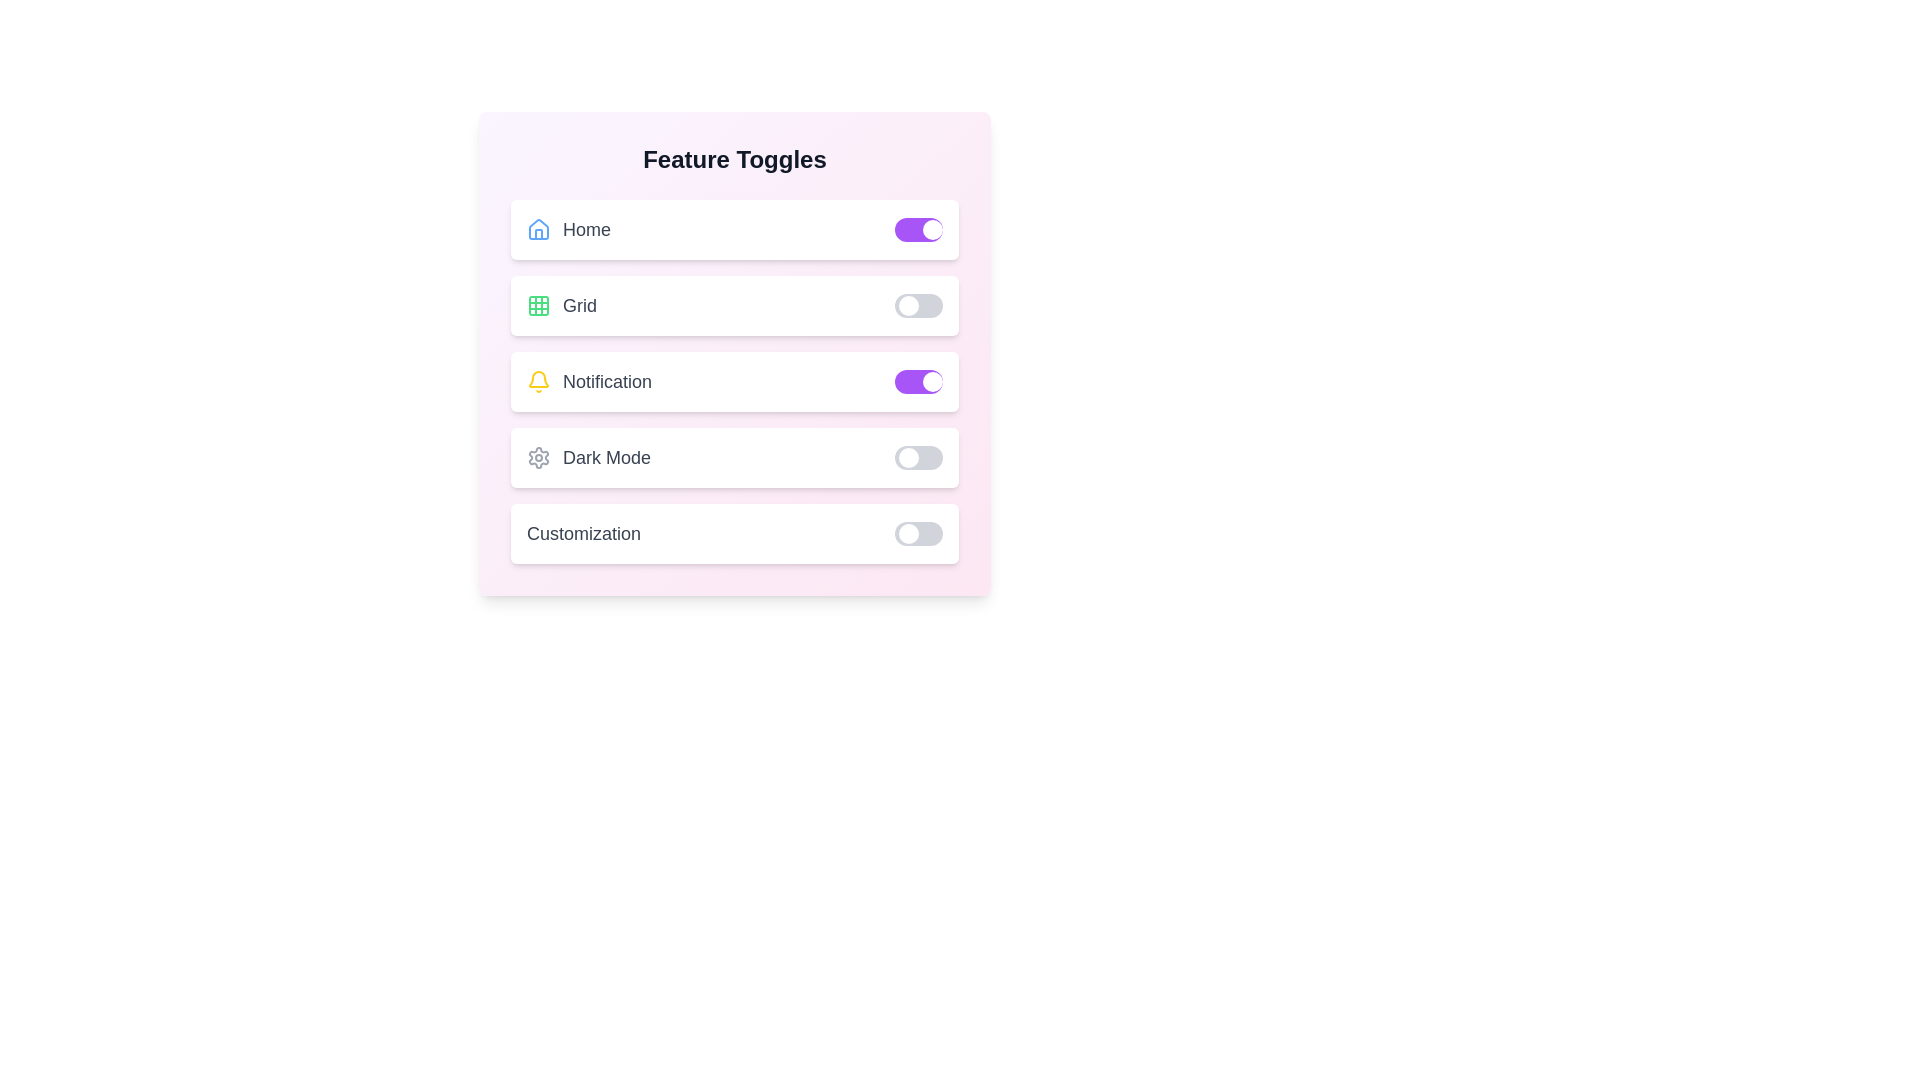 This screenshot has width=1920, height=1080. Describe the element at coordinates (538, 381) in the screenshot. I see `the bell icon located to the far left of the 'Notification' row in the feature toggles section, which serves as a visual cue for notifications` at that location.